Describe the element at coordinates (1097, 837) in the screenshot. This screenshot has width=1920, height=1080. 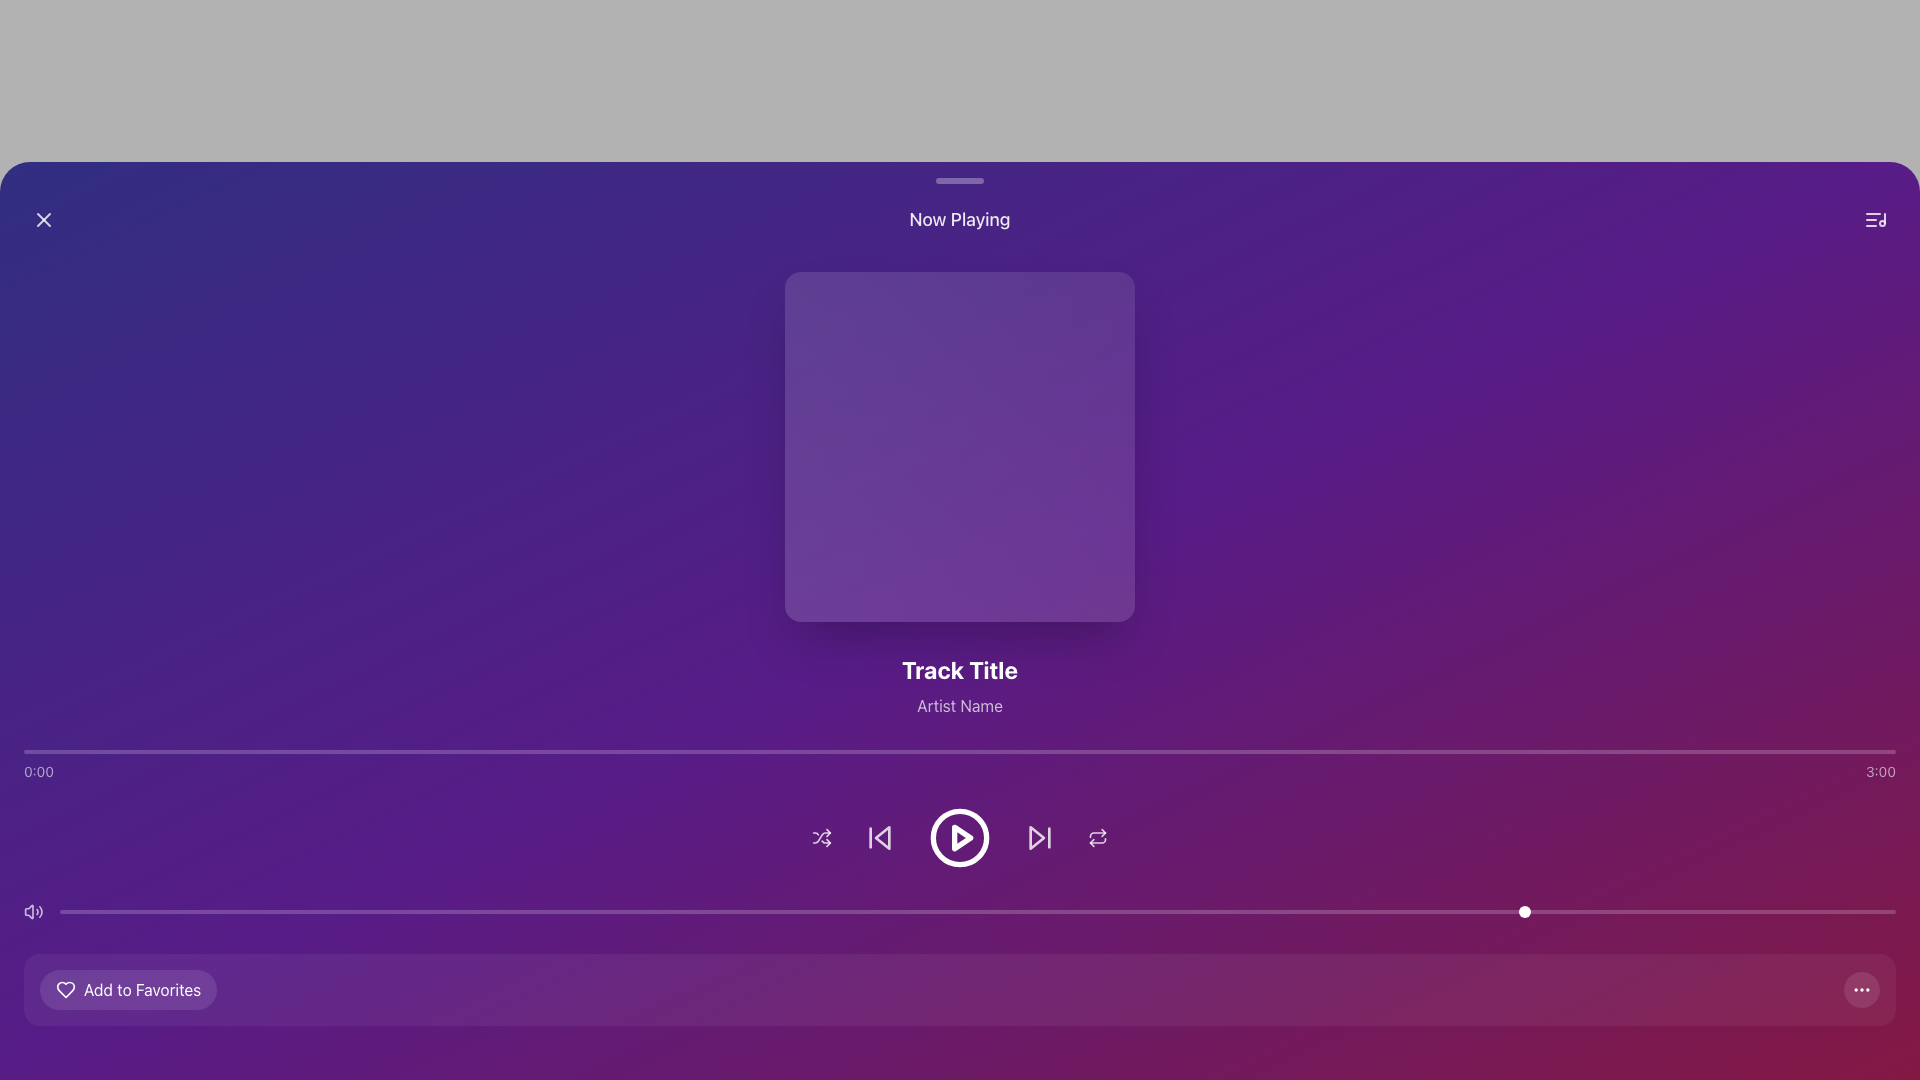
I see `the repeat toggle button, which is a circular icon with two arrows forming a loop, located at the farthest right in the horizontal menu near the bottom center of the interface` at that location.